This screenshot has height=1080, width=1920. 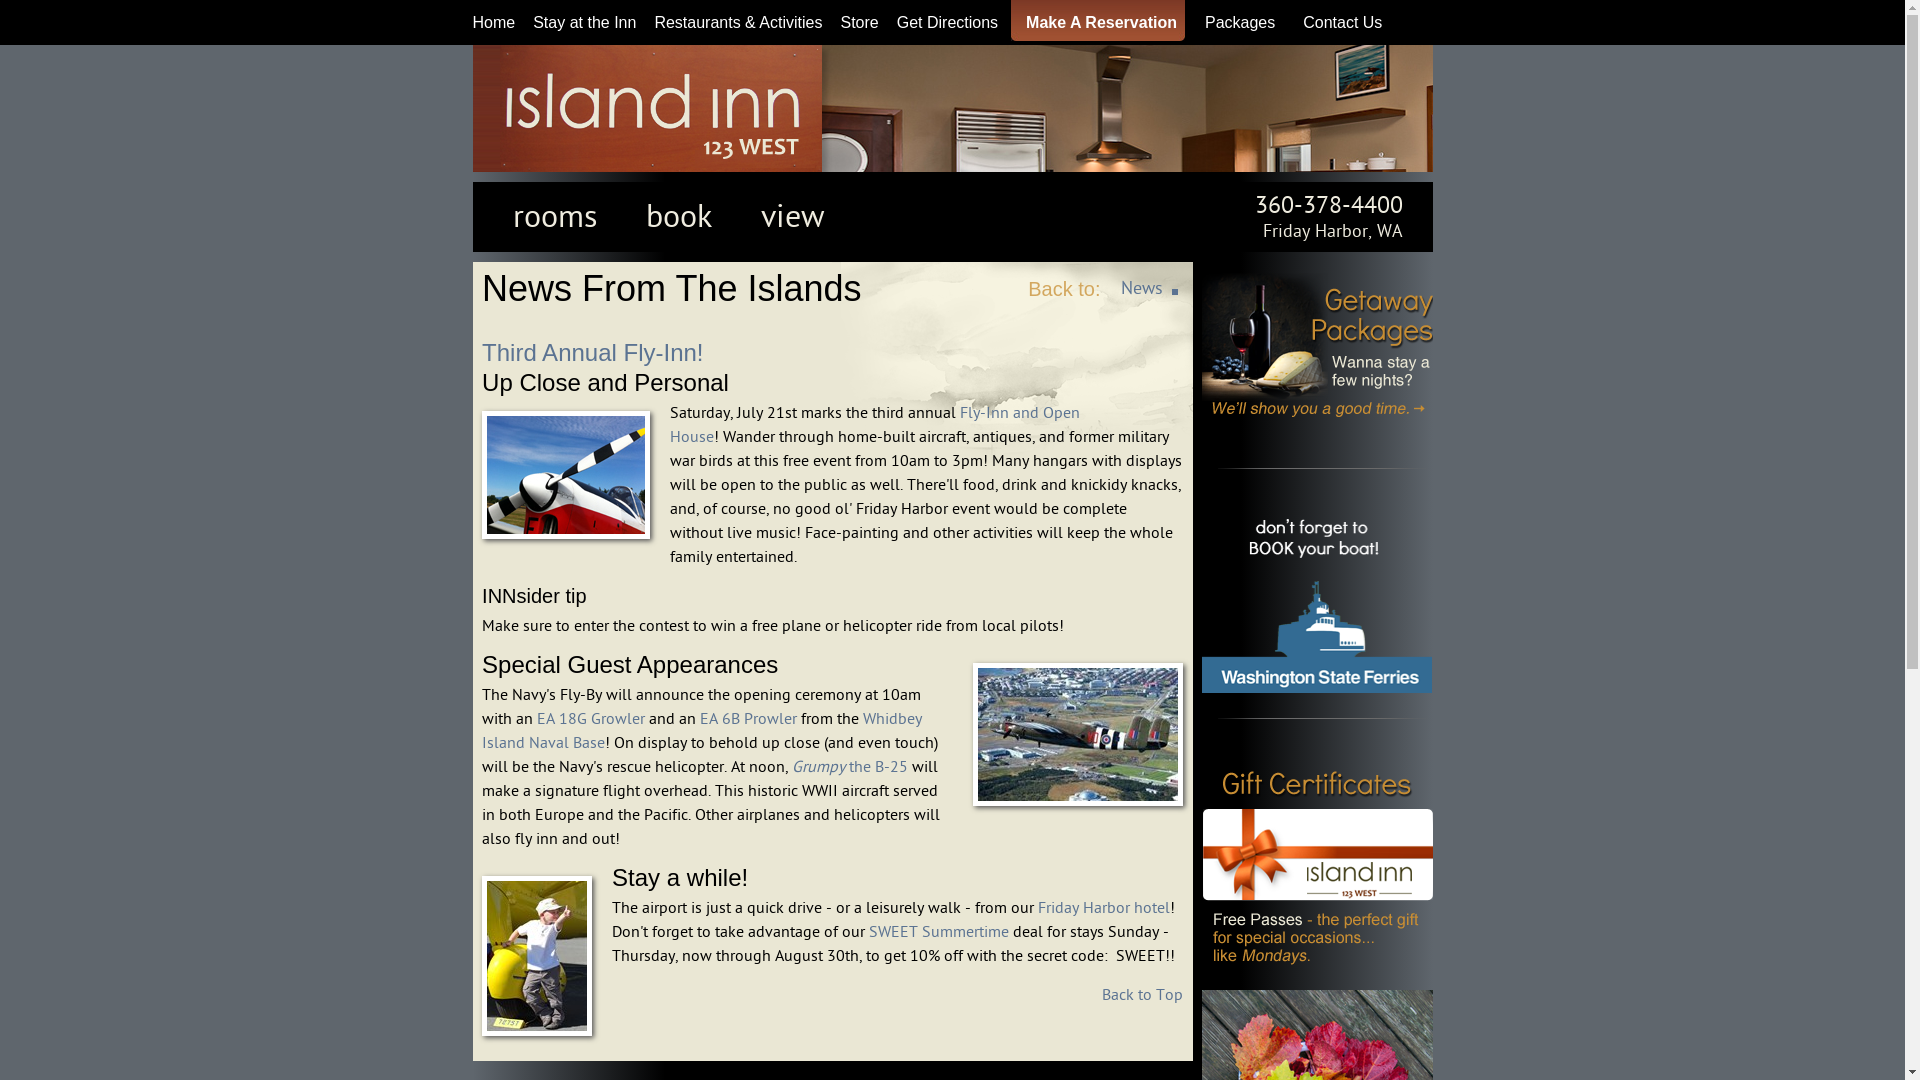 What do you see at coordinates (874, 423) in the screenshot?
I see `'Fly-Inn and Open House'` at bounding box center [874, 423].